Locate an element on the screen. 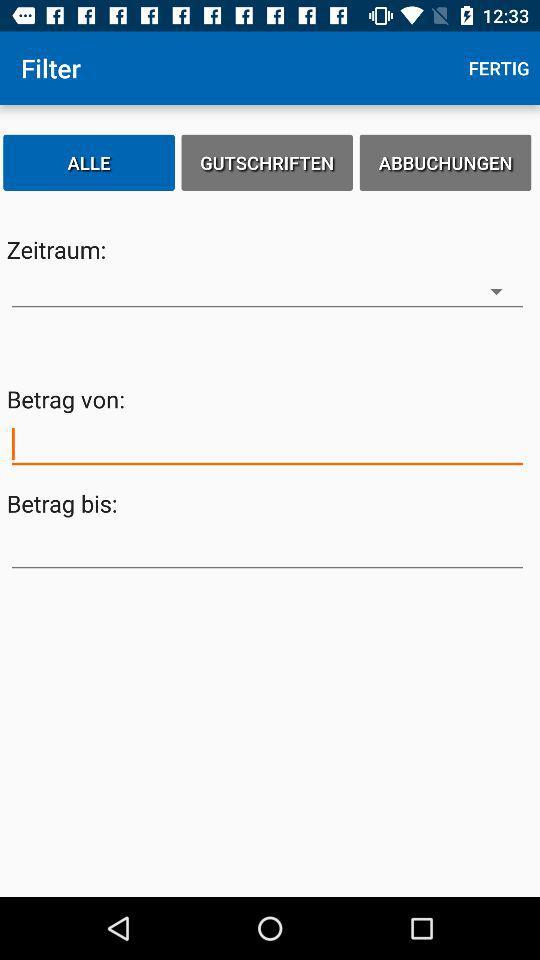 The image size is (540, 960). the item to the left of the gutschriften item is located at coordinates (88, 161).